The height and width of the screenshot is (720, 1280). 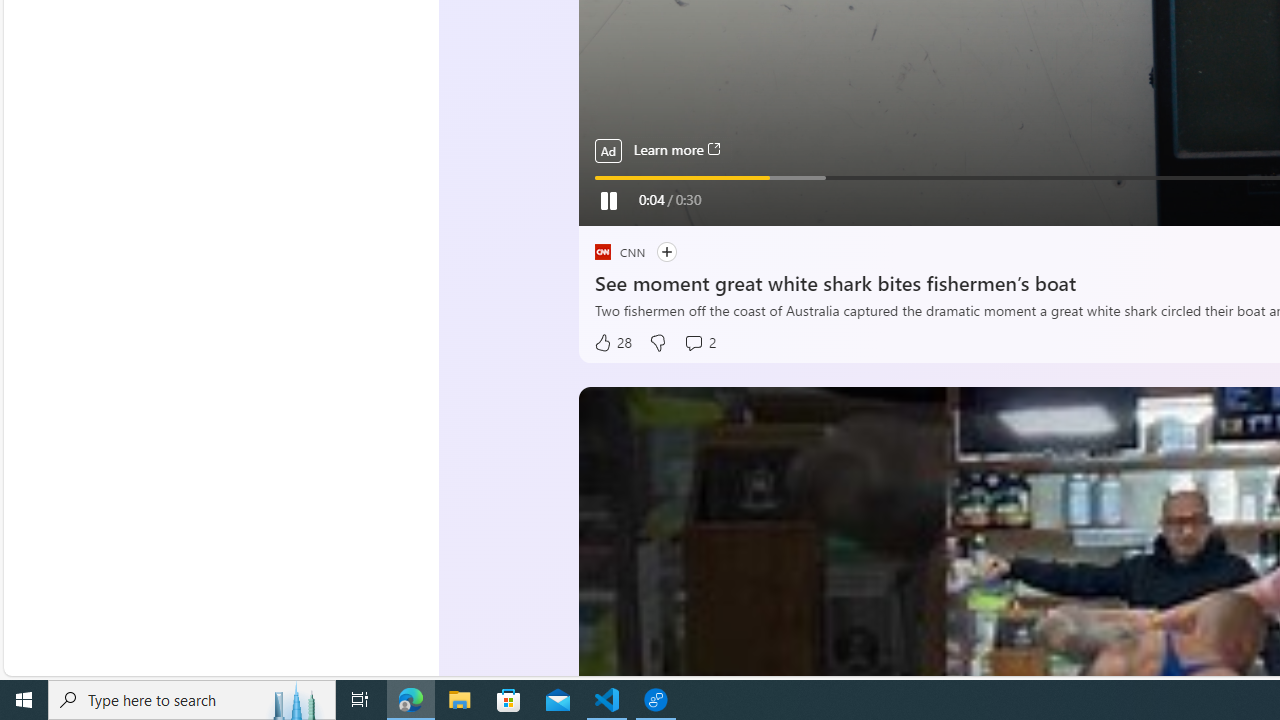 I want to click on 'Pause', so click(x=606, y=200).